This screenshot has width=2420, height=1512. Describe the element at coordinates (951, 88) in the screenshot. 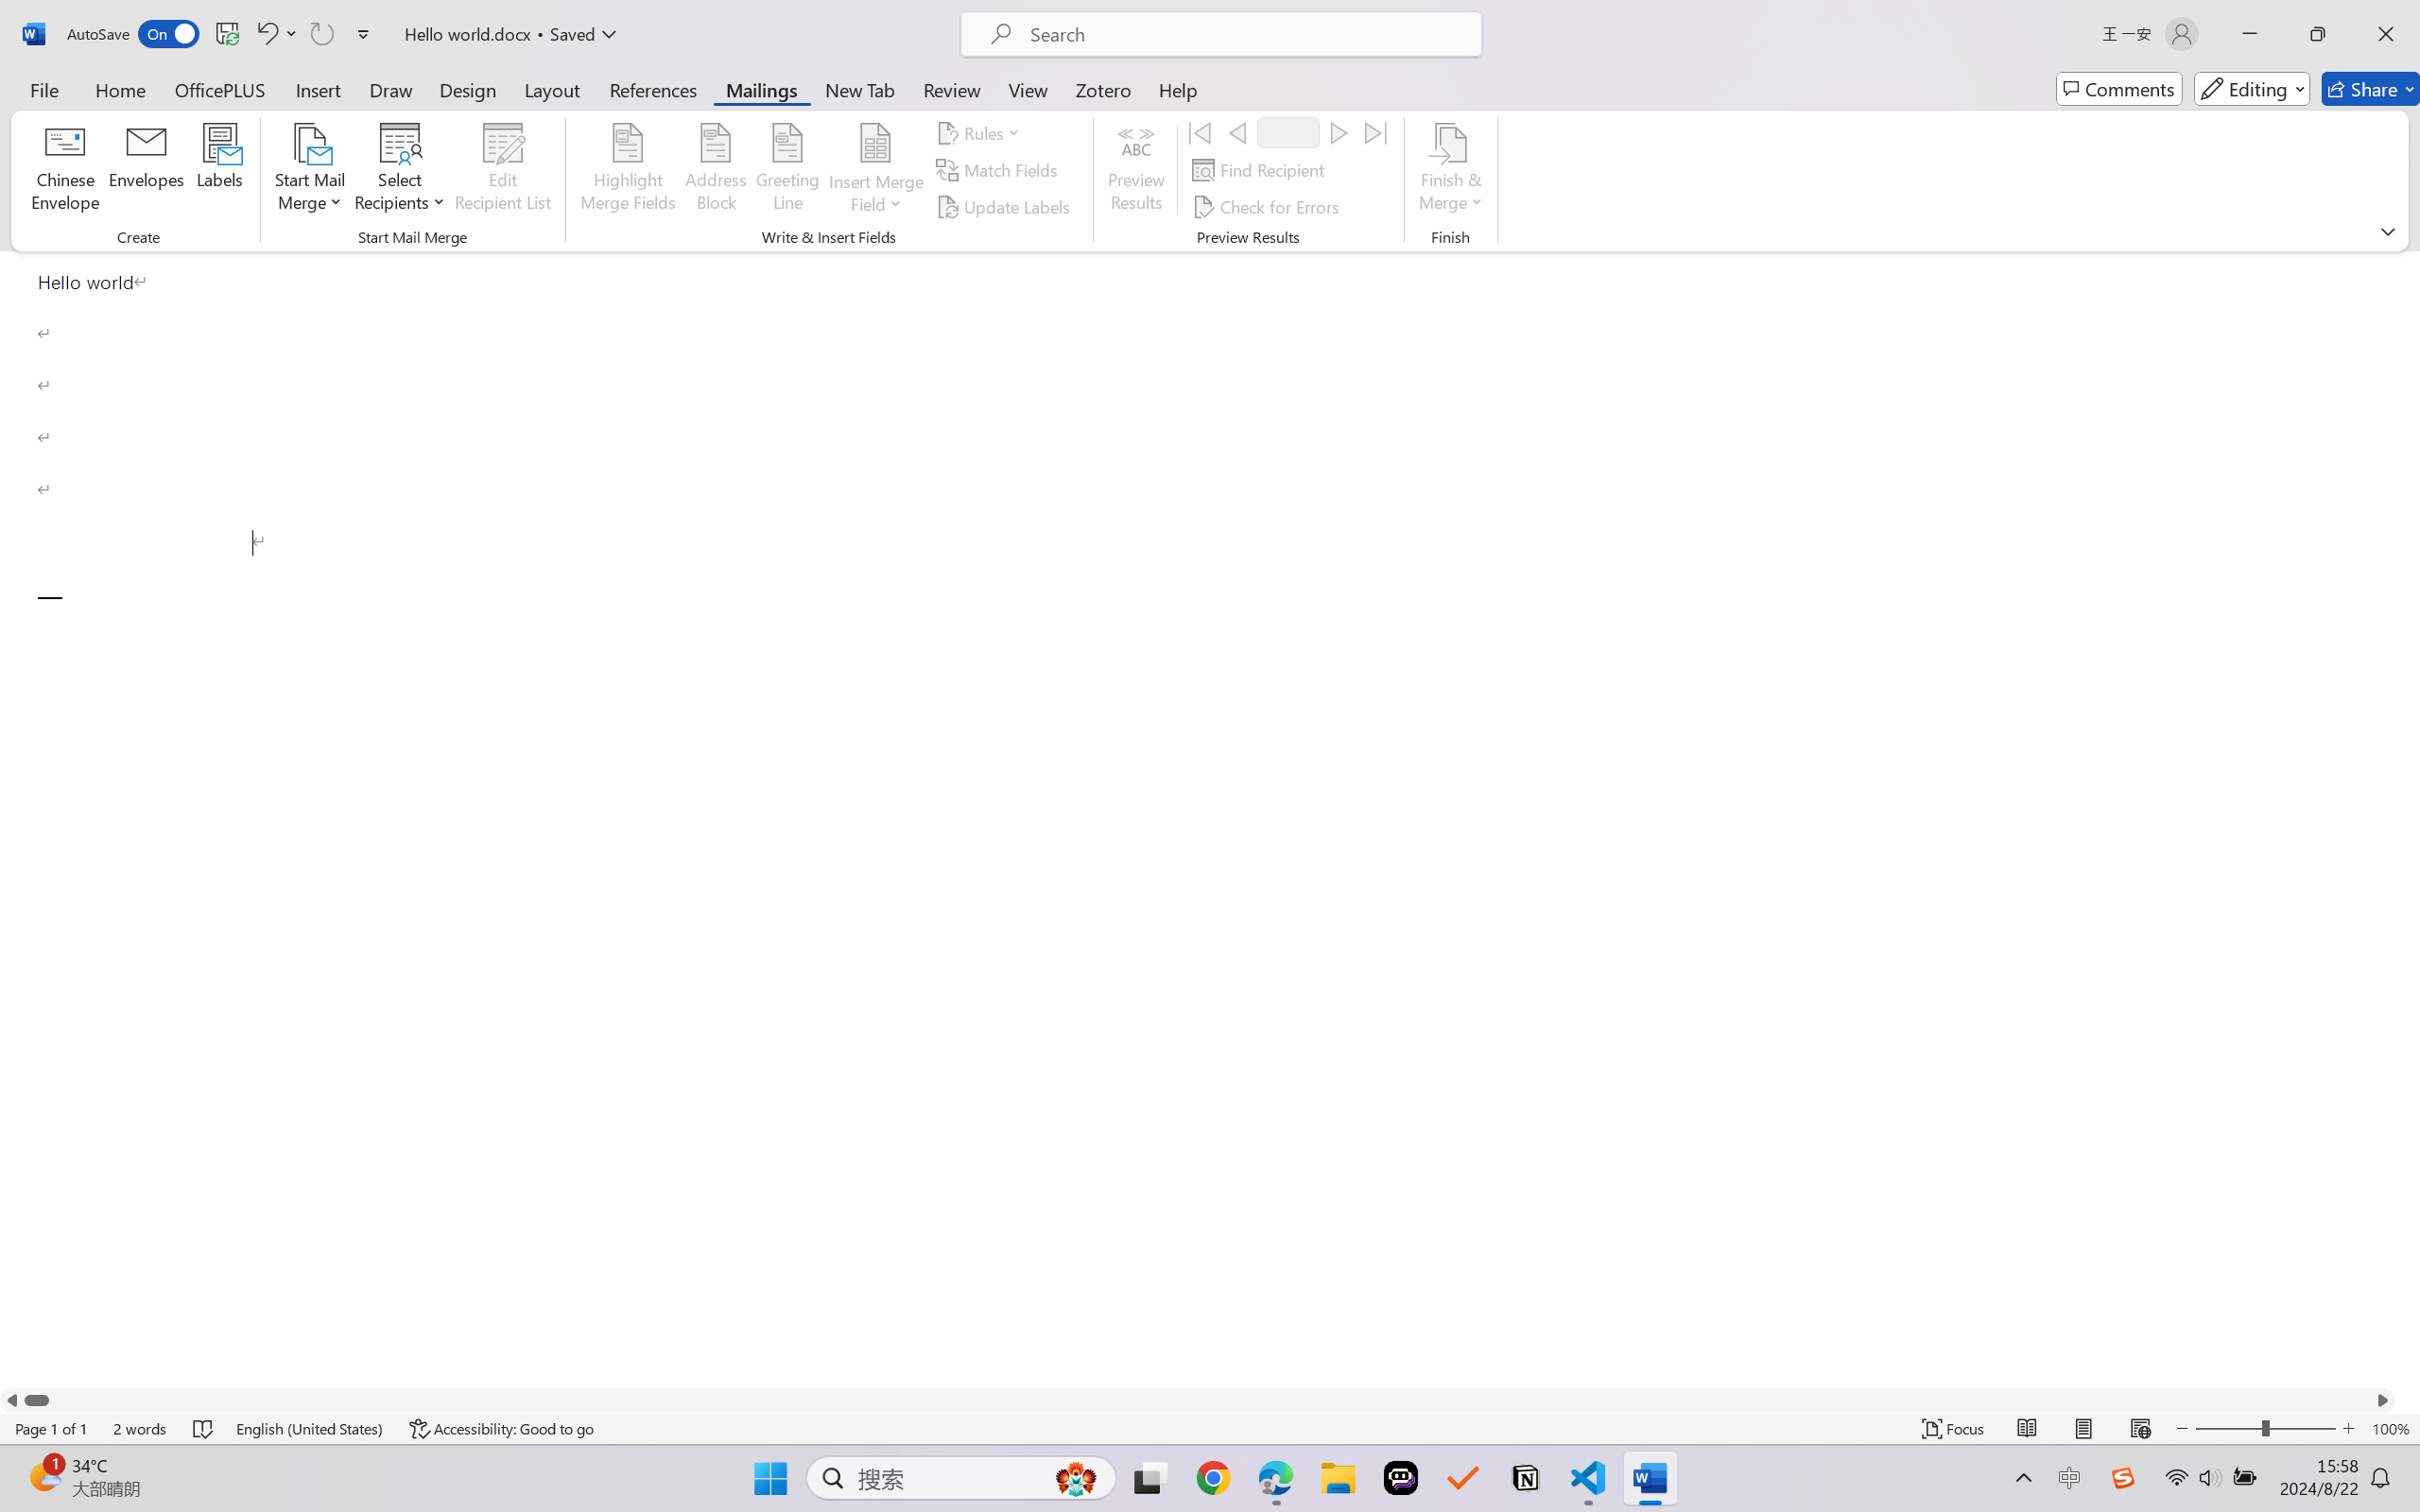

I see `'Review'` at that location.